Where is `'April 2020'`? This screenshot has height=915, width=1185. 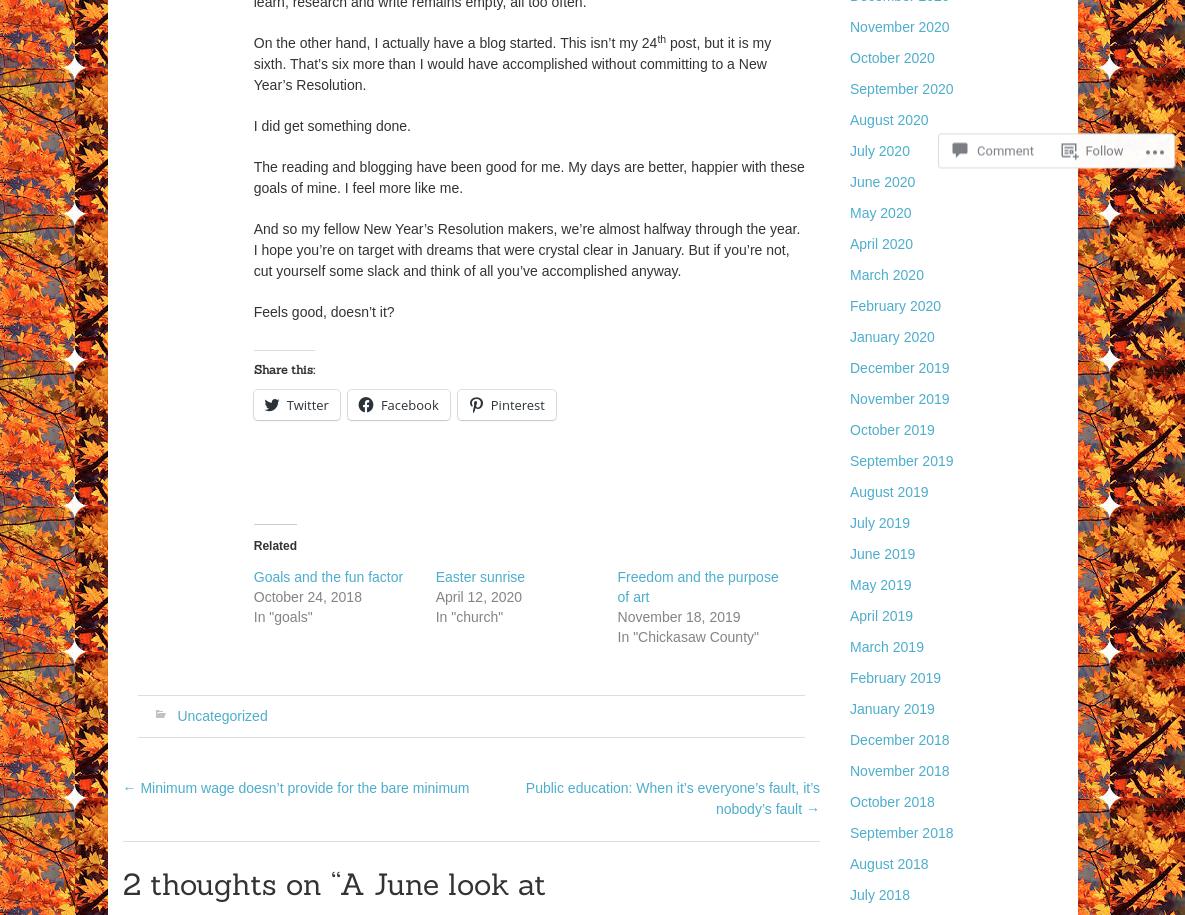
'April 2020' is located at coordinates (881, 244).